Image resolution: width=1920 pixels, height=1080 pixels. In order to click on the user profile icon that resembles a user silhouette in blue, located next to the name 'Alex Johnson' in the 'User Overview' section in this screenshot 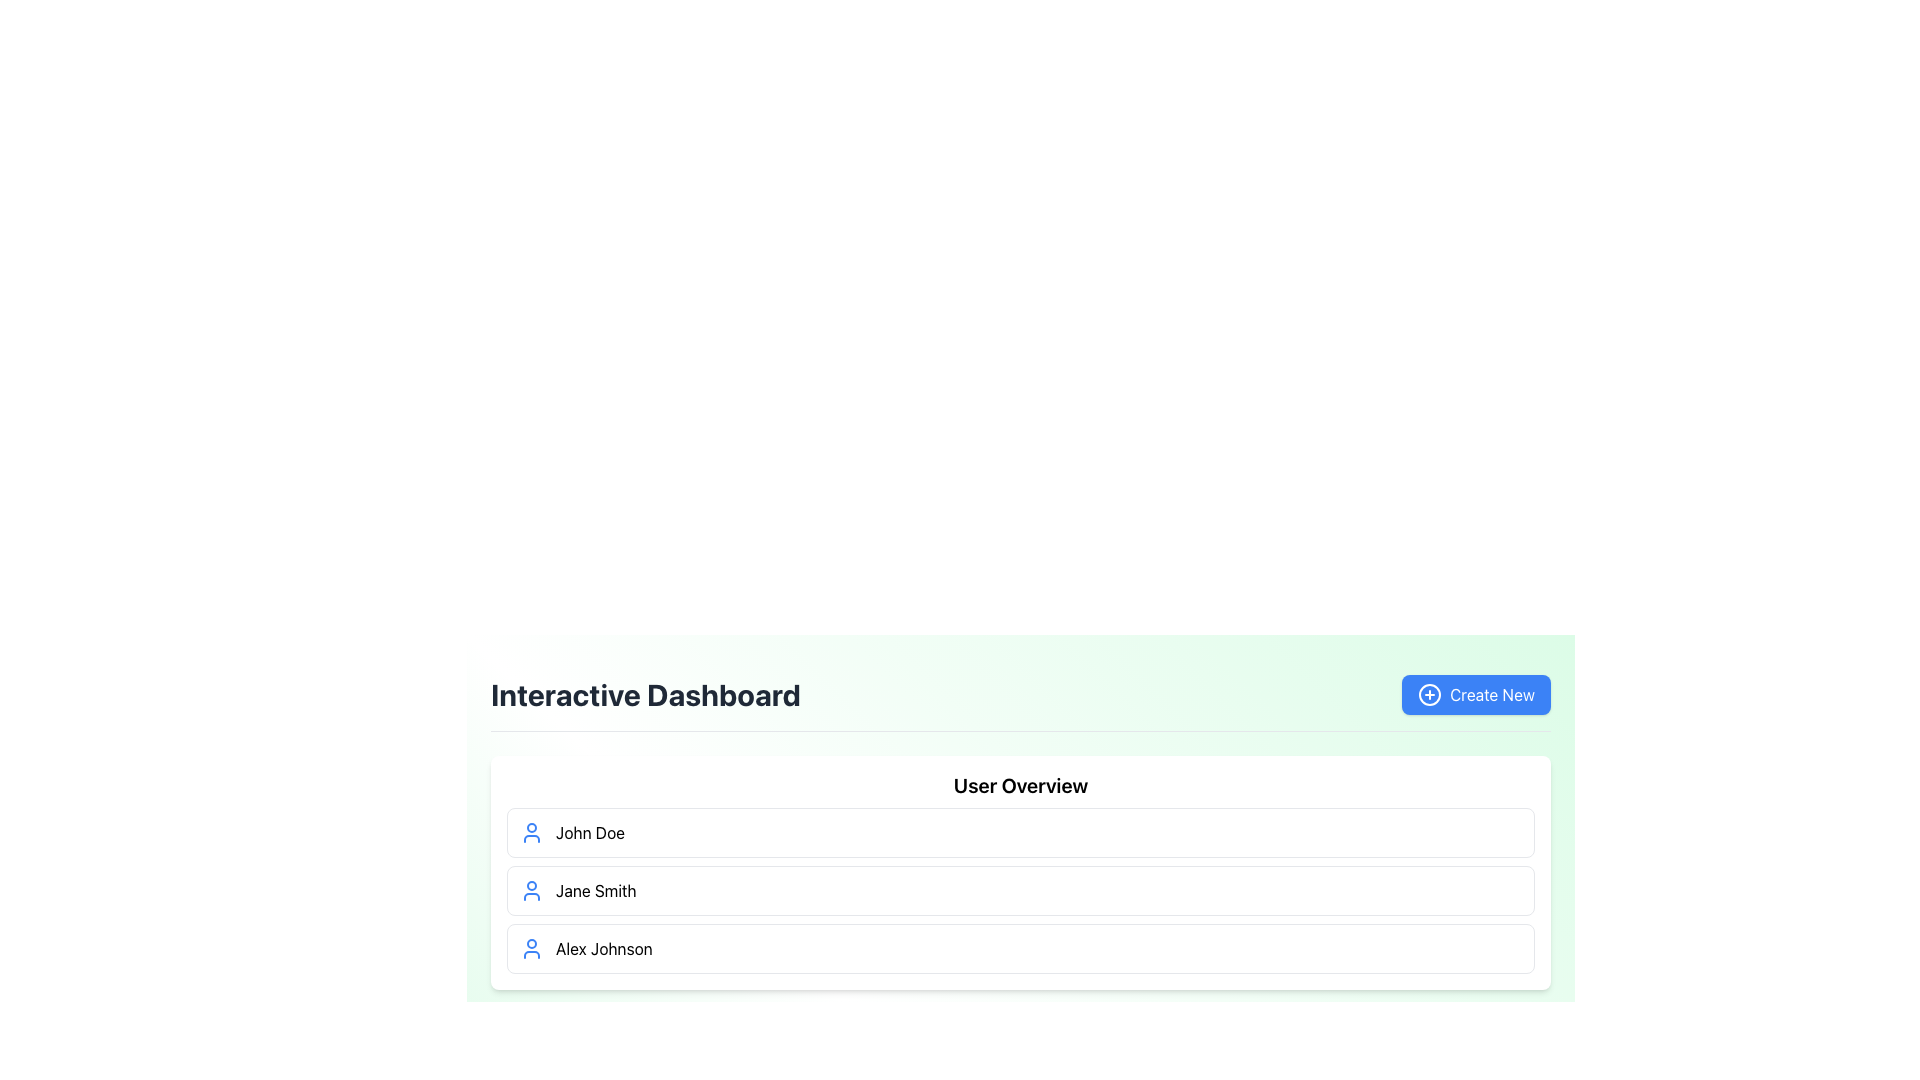, I will do `click(532, 947)`.